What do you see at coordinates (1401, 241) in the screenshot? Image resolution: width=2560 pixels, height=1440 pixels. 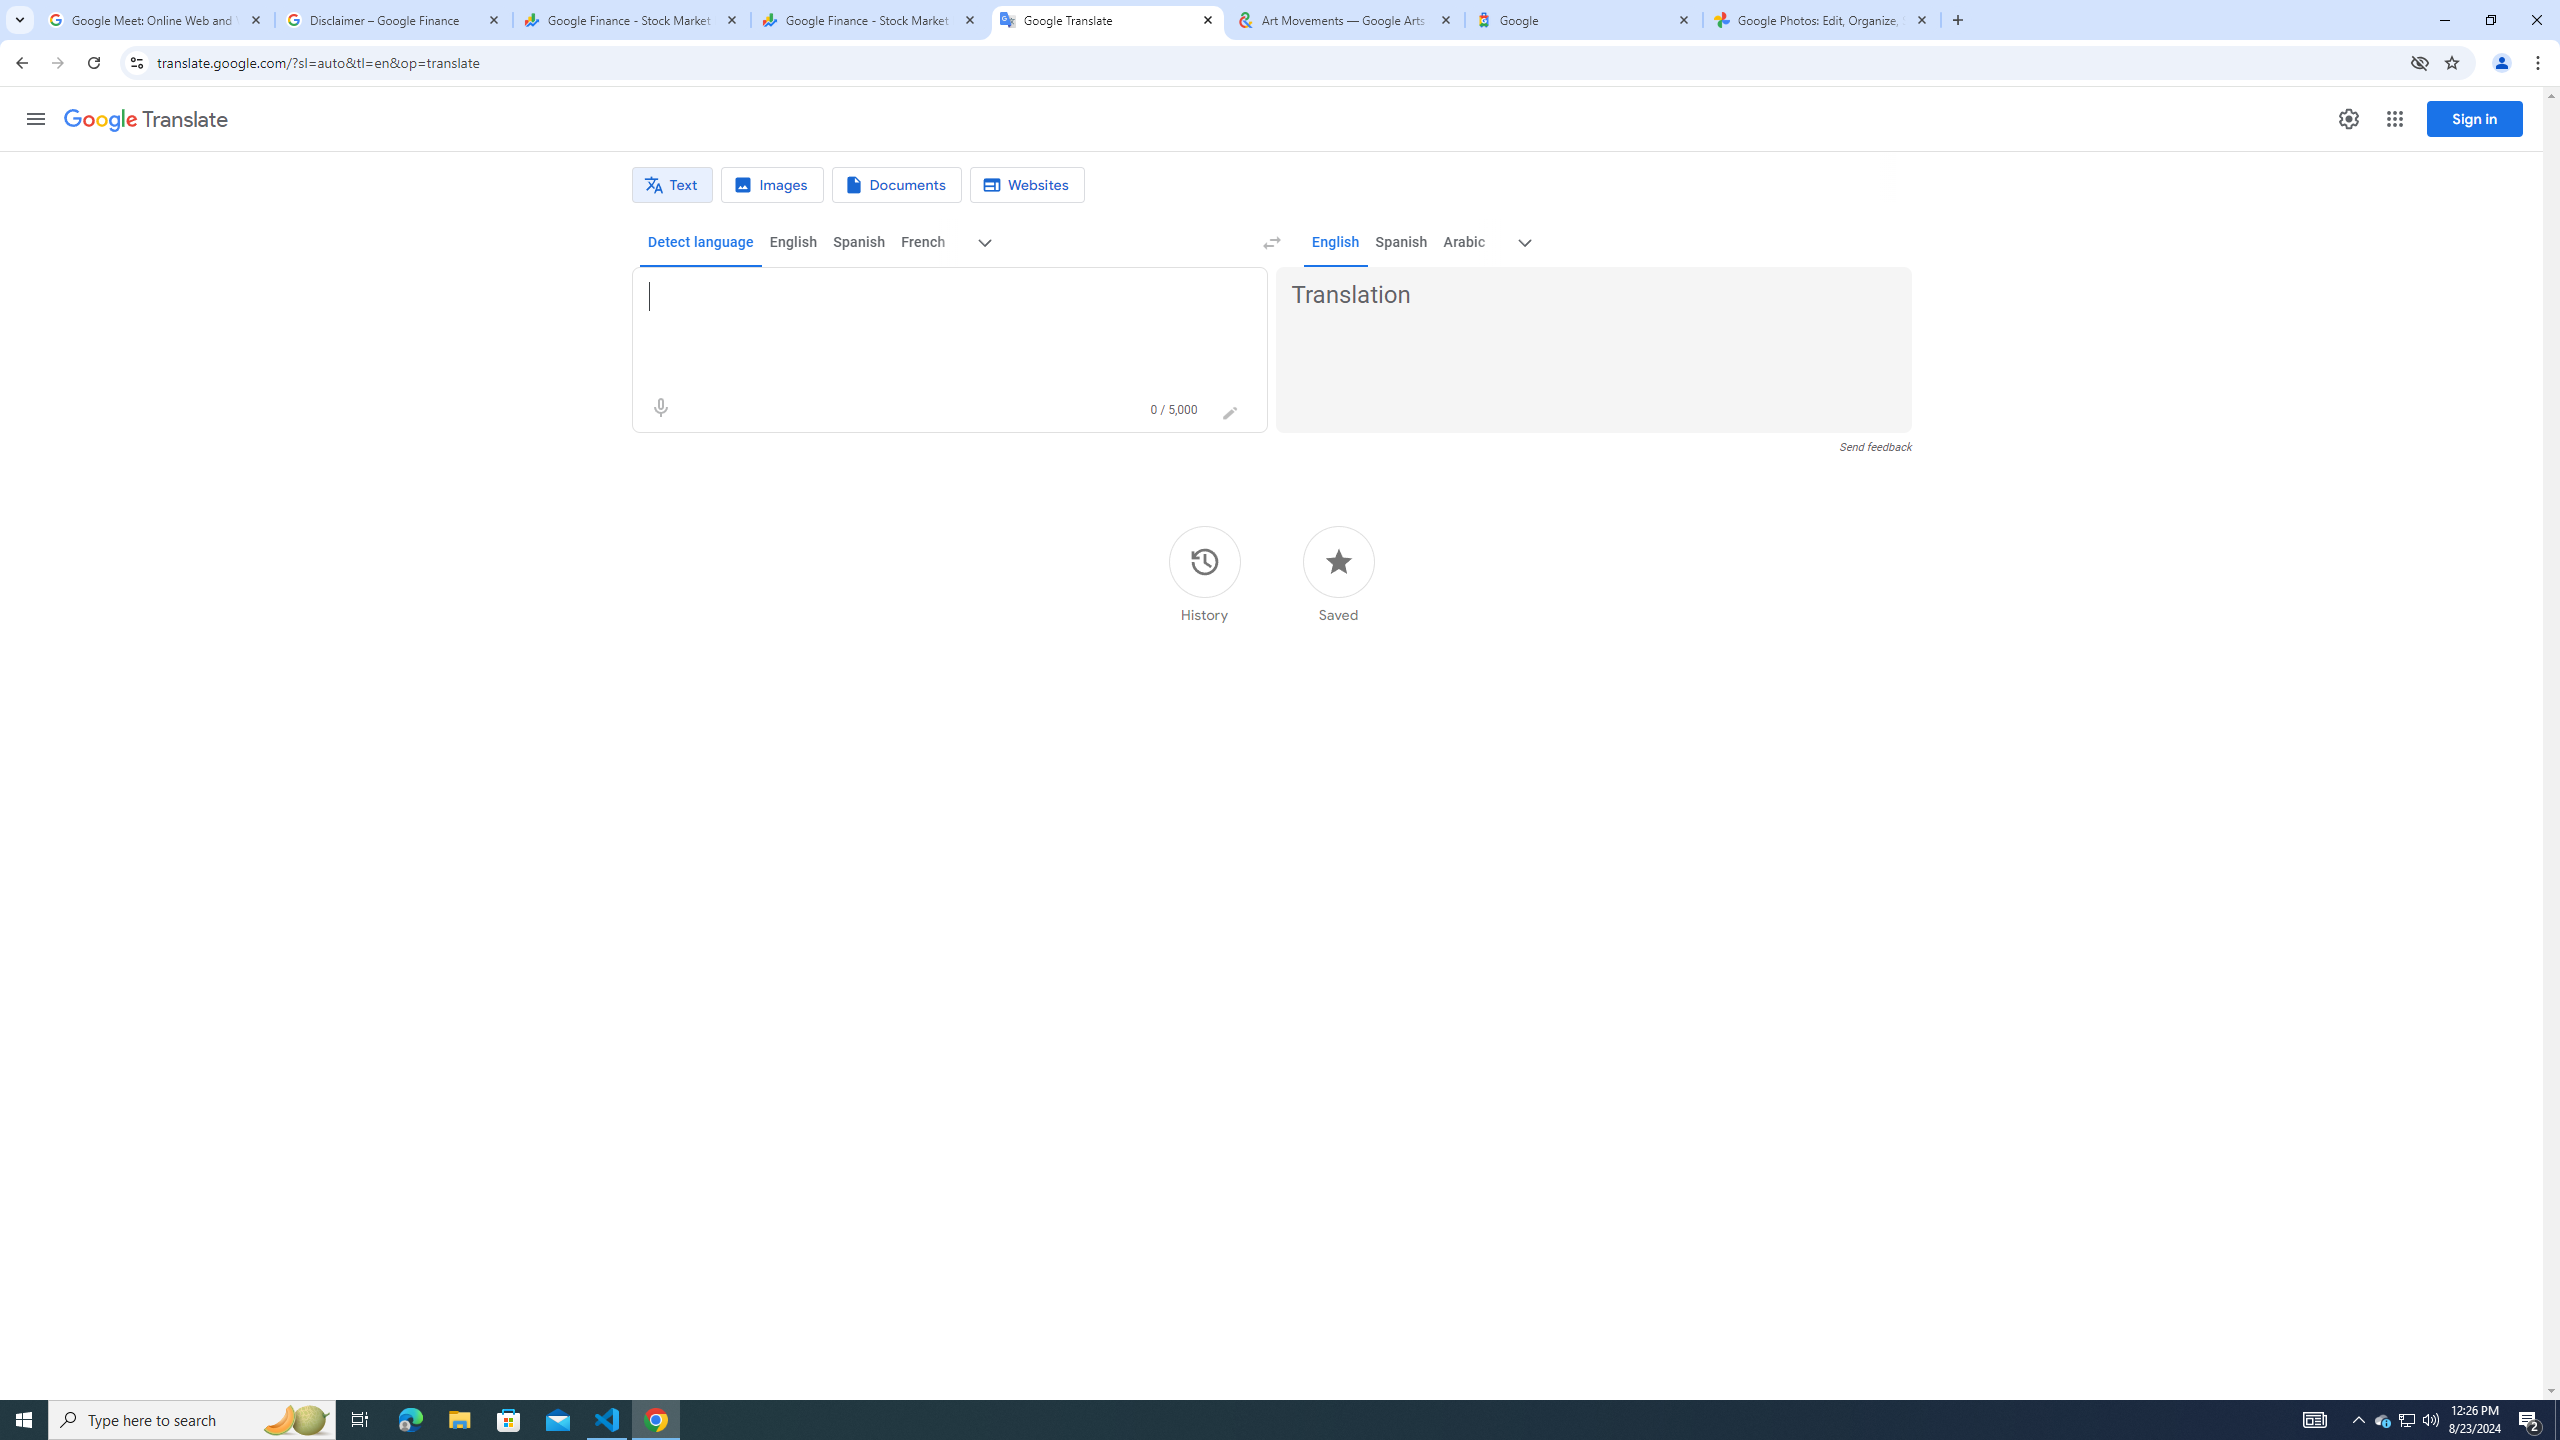 I see `'Spanish'` at bounding box center [1401, 241].